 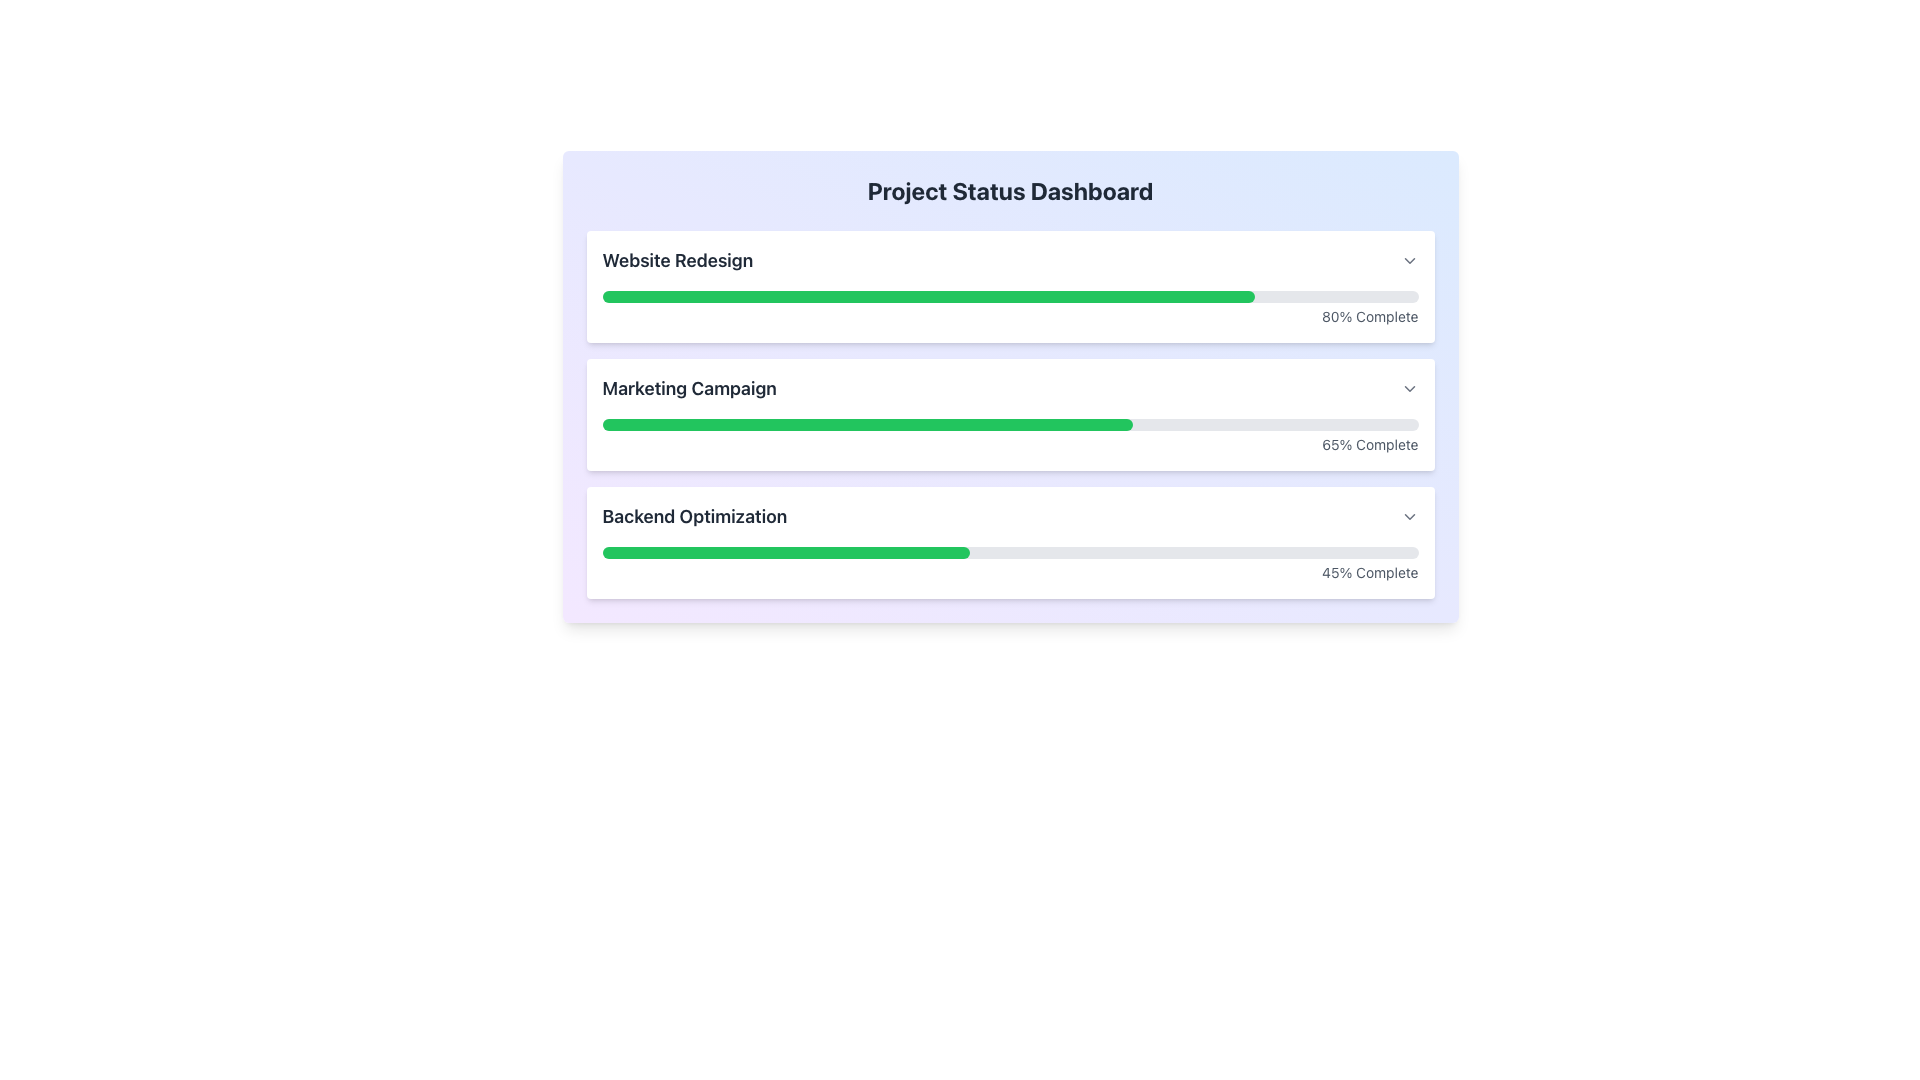 What do you see at coordinates (1010, 423) in the screenshot?
I see `the completion status of the progress bar located in the middle card of the 'Project Status Dashboard' interface, which shows a green filled portion indicating 65% completion` at bounding box center [1010, 423].